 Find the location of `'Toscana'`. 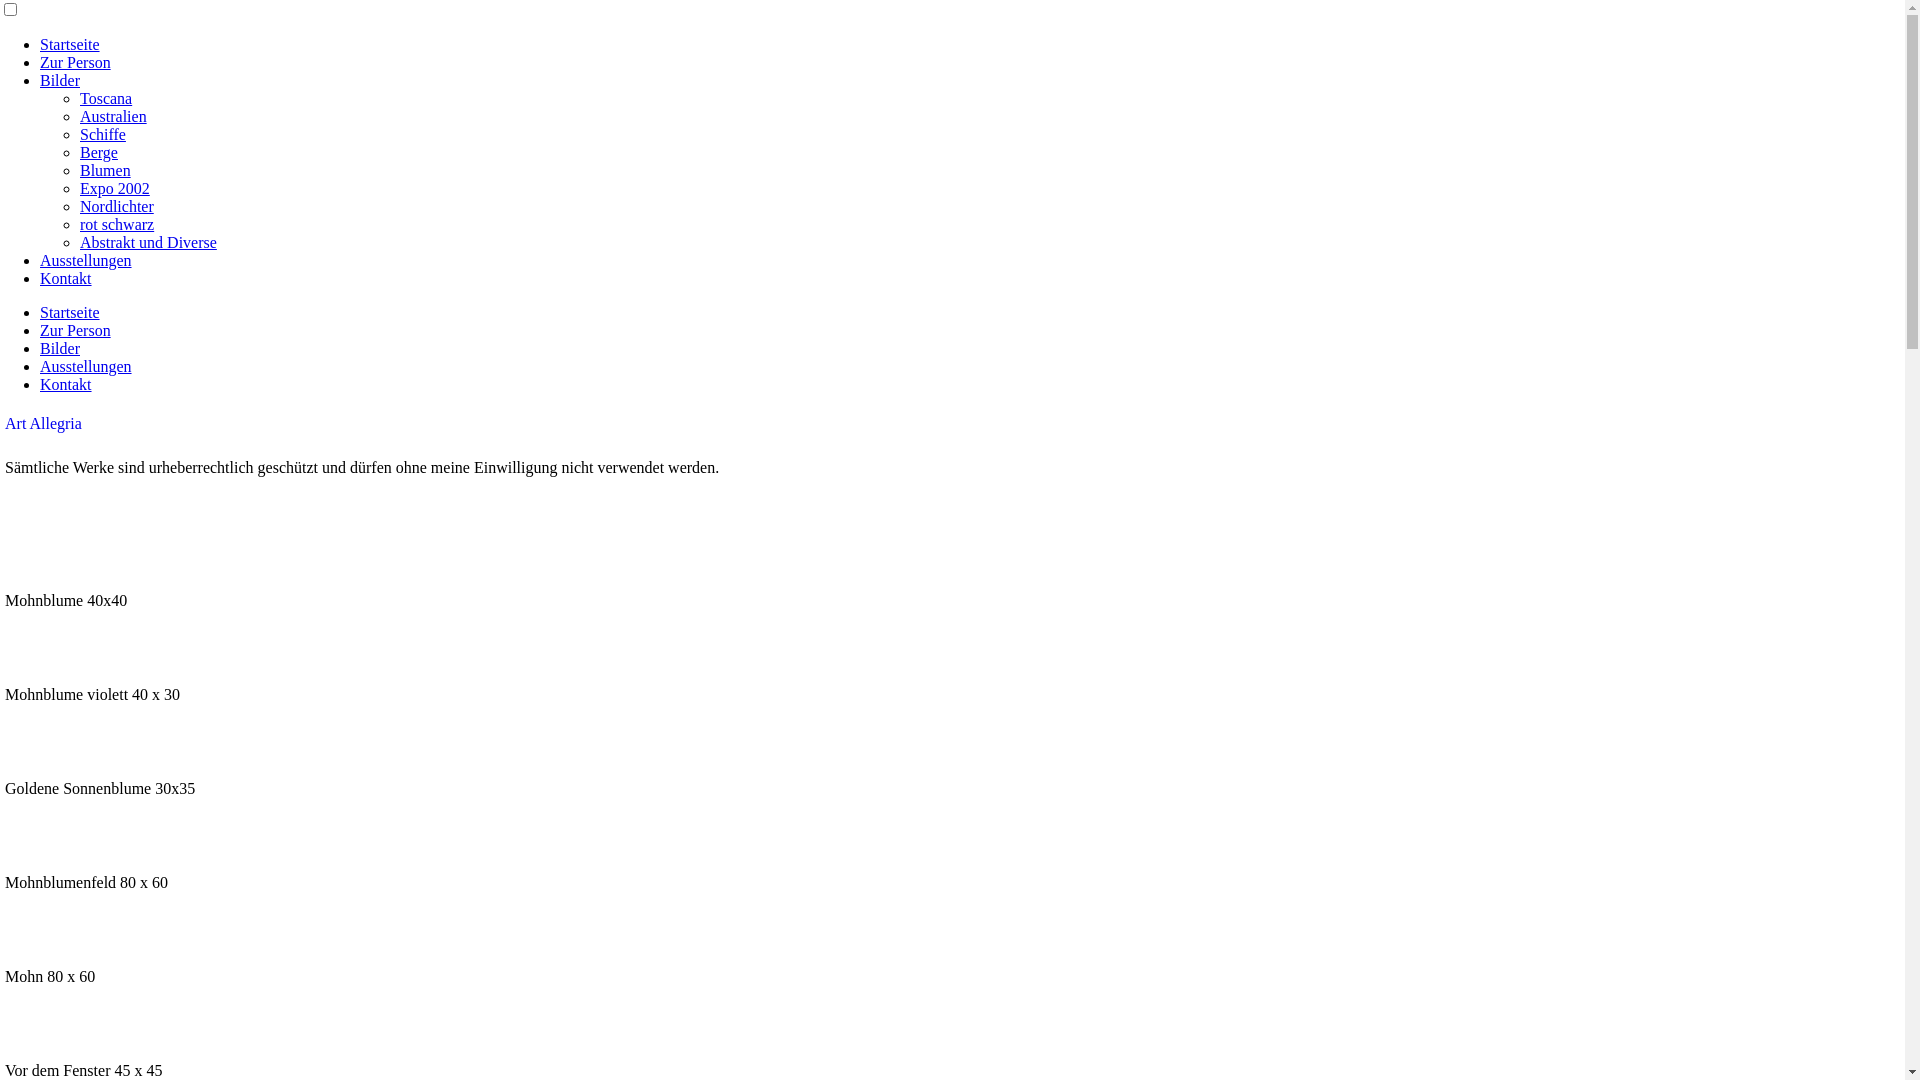

'Toscana' is located at coordinates (104, 98).